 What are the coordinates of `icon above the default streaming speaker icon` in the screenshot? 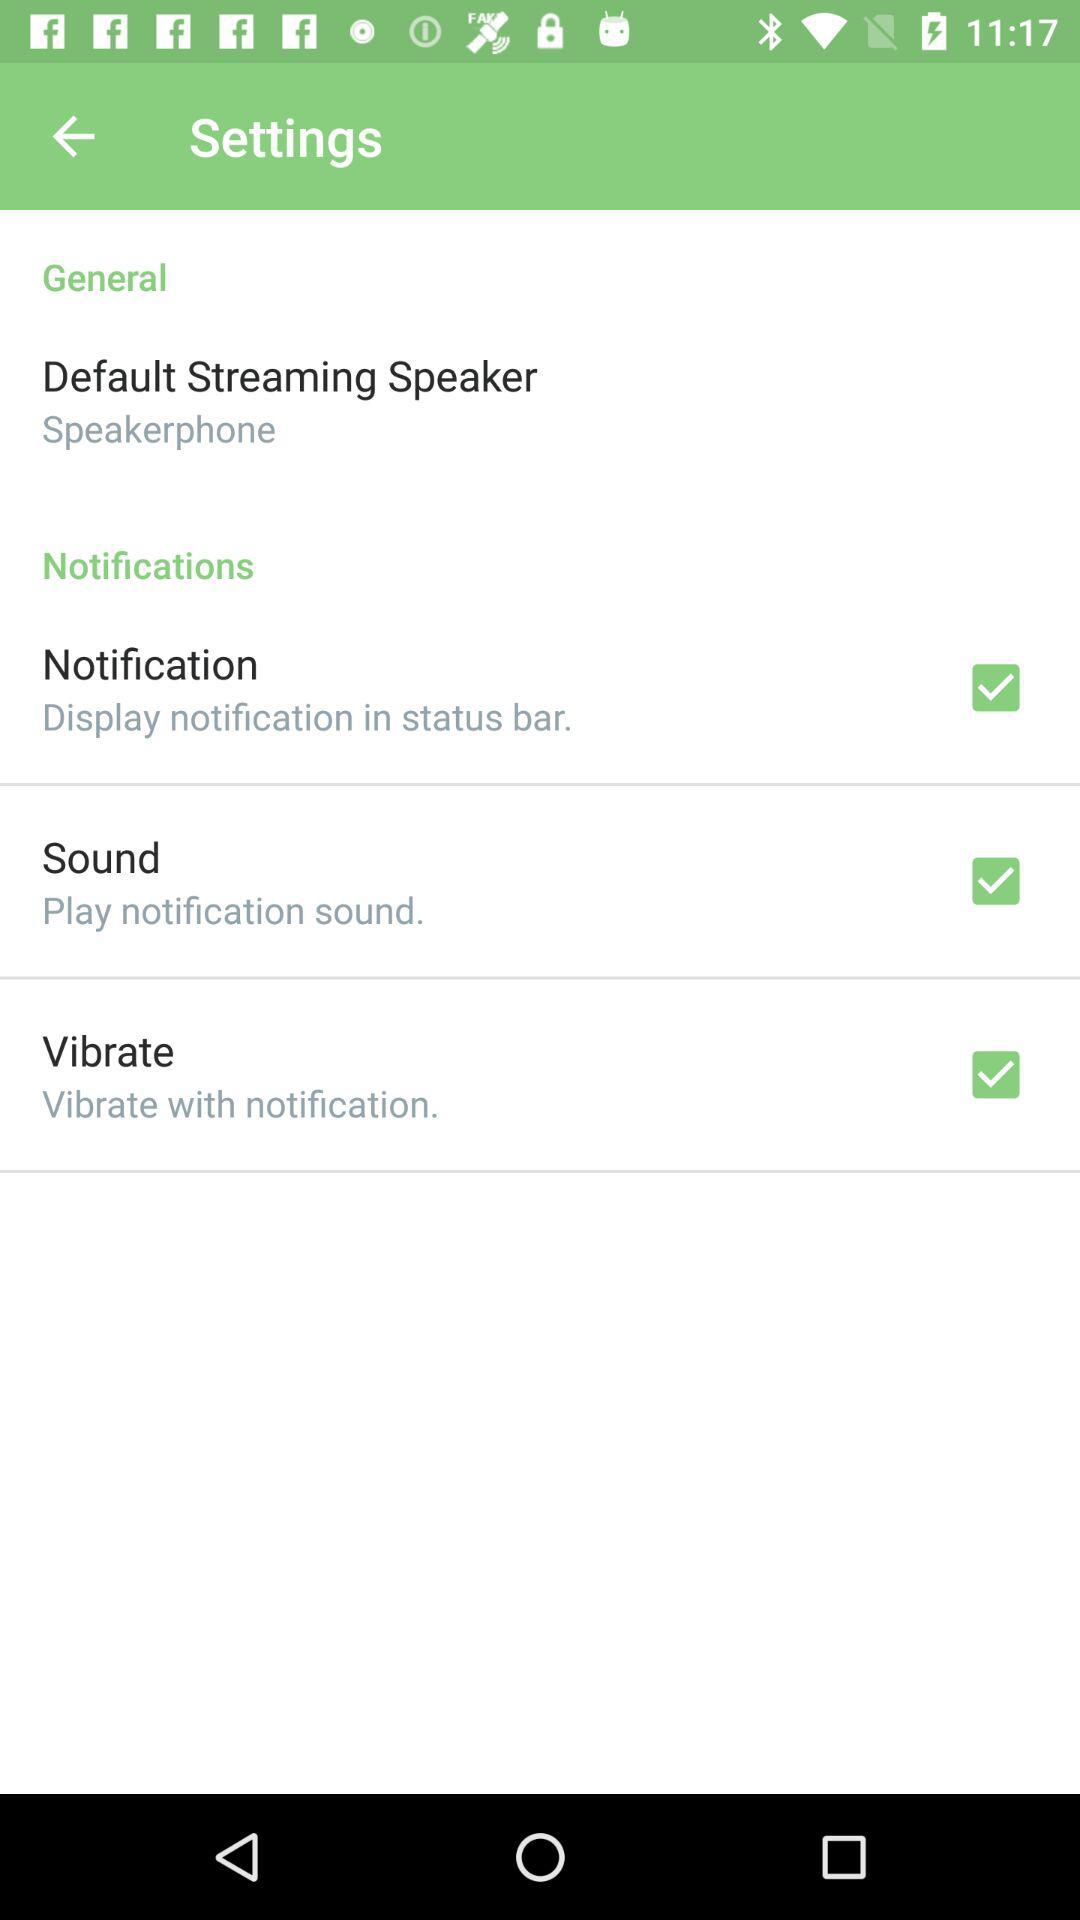 It's located at (540, 254).